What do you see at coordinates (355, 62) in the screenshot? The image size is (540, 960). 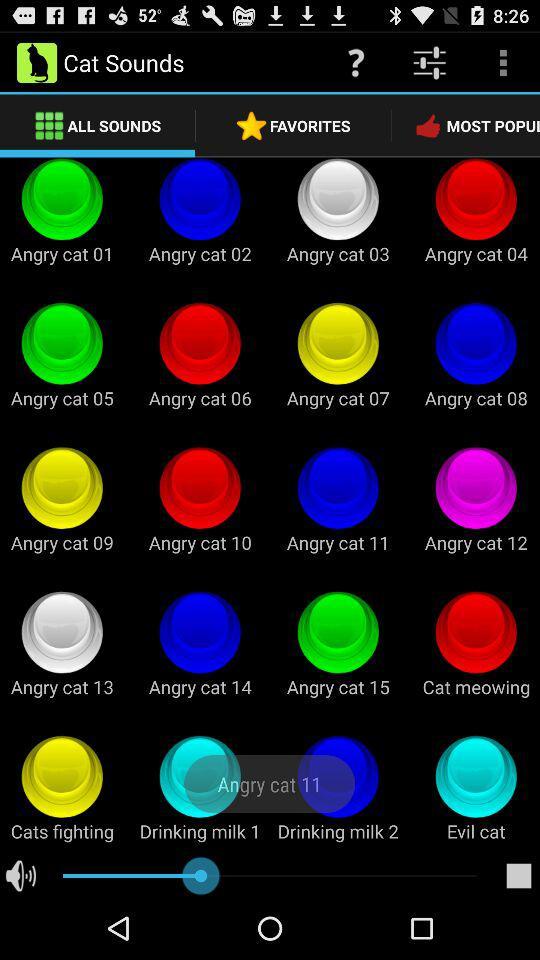 I see `the icon above the favorites` at bounding box center [355, 62].